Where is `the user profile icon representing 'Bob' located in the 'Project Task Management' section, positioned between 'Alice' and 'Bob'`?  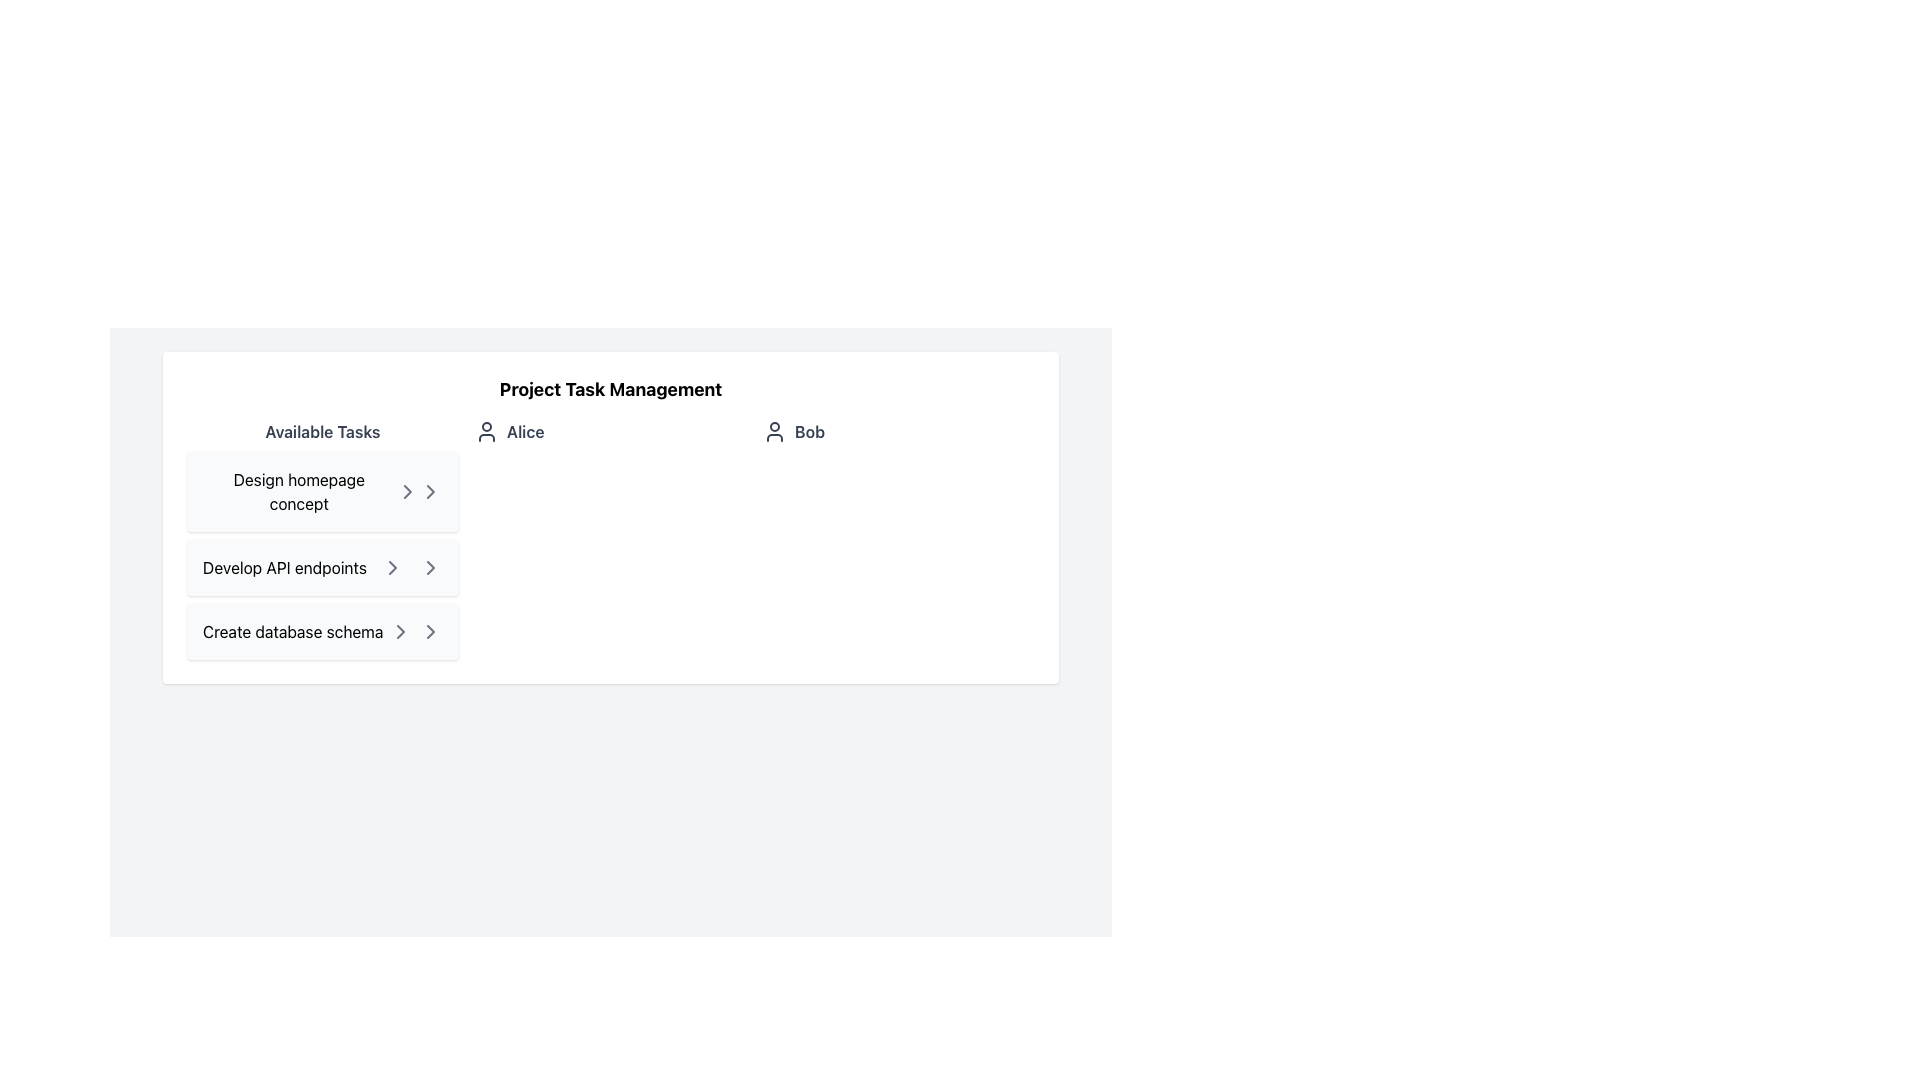 the user profile icon representing 'Bob' located in the 'Project Task Management' section, positioned between 'Alice' and 'Bob' is located at coordinates (773, 431).